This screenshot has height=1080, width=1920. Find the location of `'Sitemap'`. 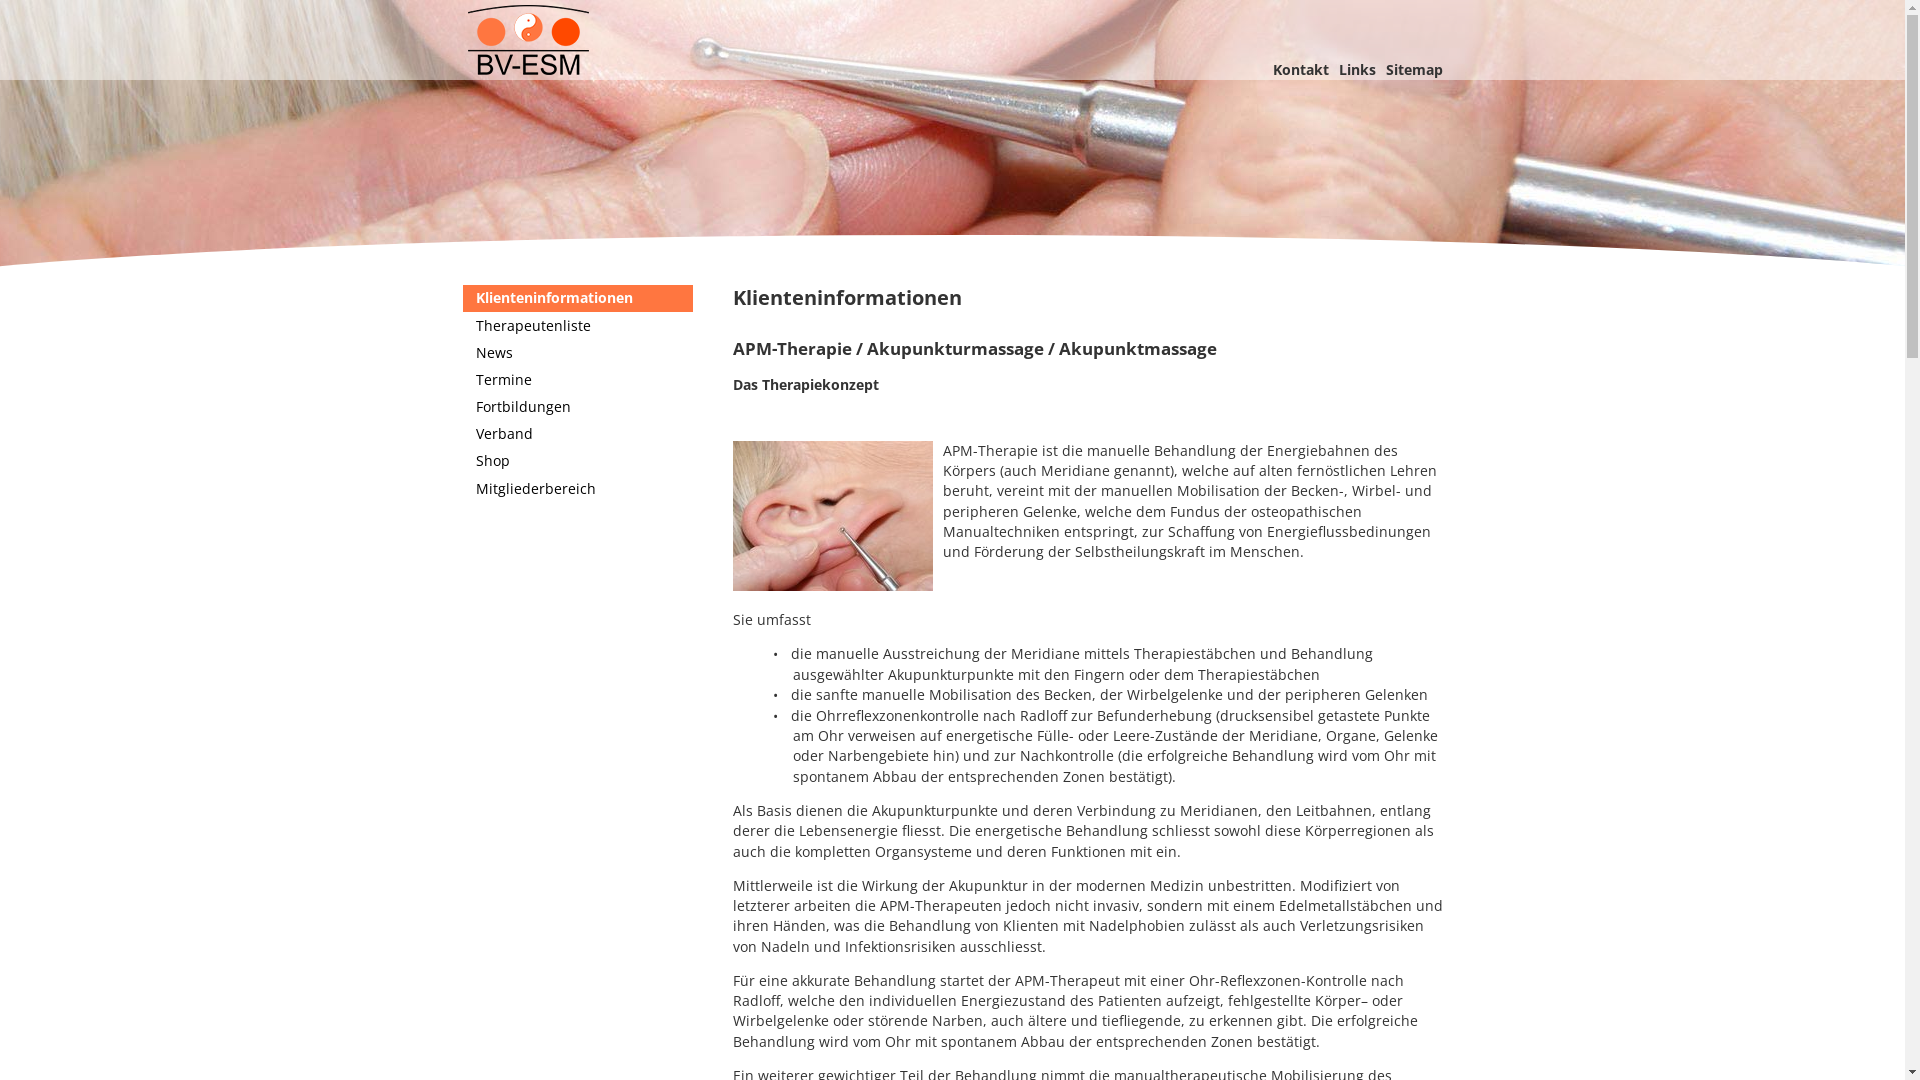

'Sitemap' is located at coordinates (1413, 68).